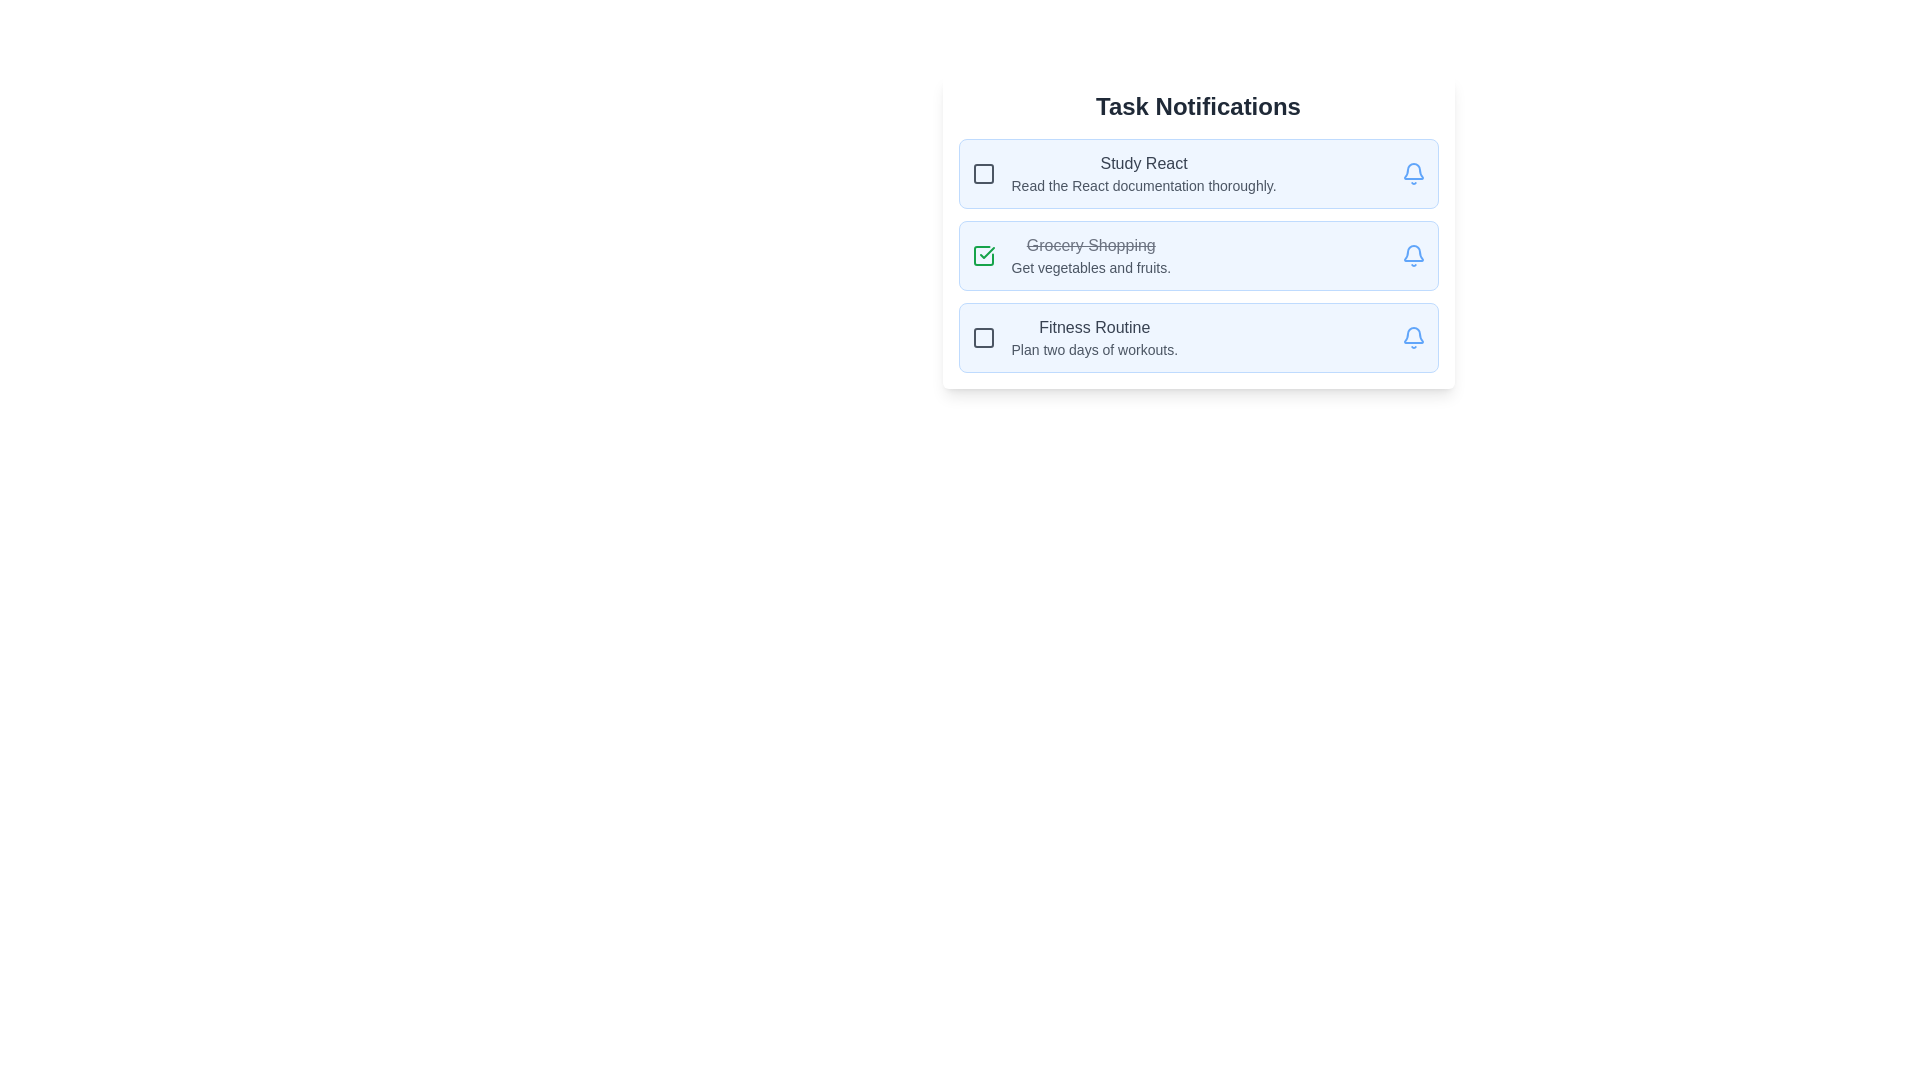 This screenshot has height=1080, width=1920. Describe the element at coordinates (1144, 185) in the screenshot. I see `the description text element located directly below 'Study React' in the first task card of the 'Task Notifications' list` at that location.